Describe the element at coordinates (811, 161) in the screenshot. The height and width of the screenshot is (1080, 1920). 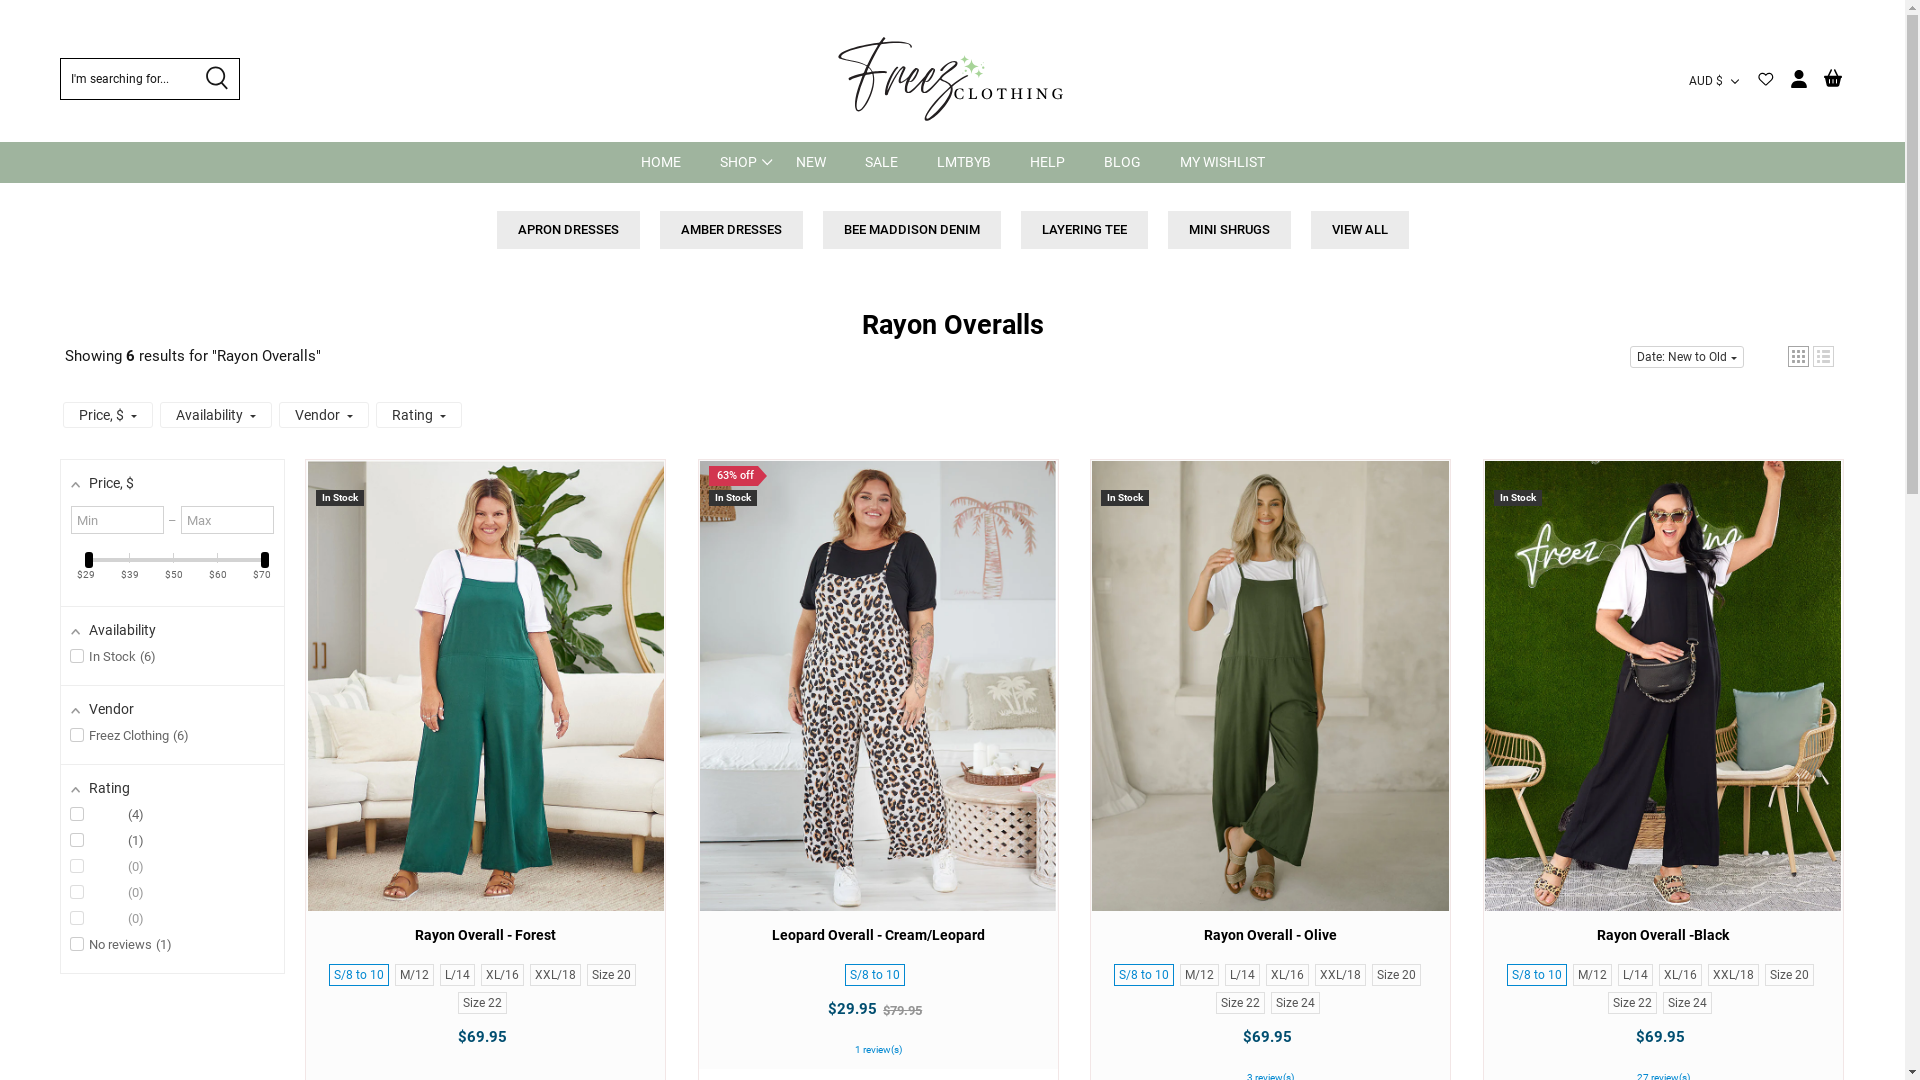
I see `'NEW'` at that location.